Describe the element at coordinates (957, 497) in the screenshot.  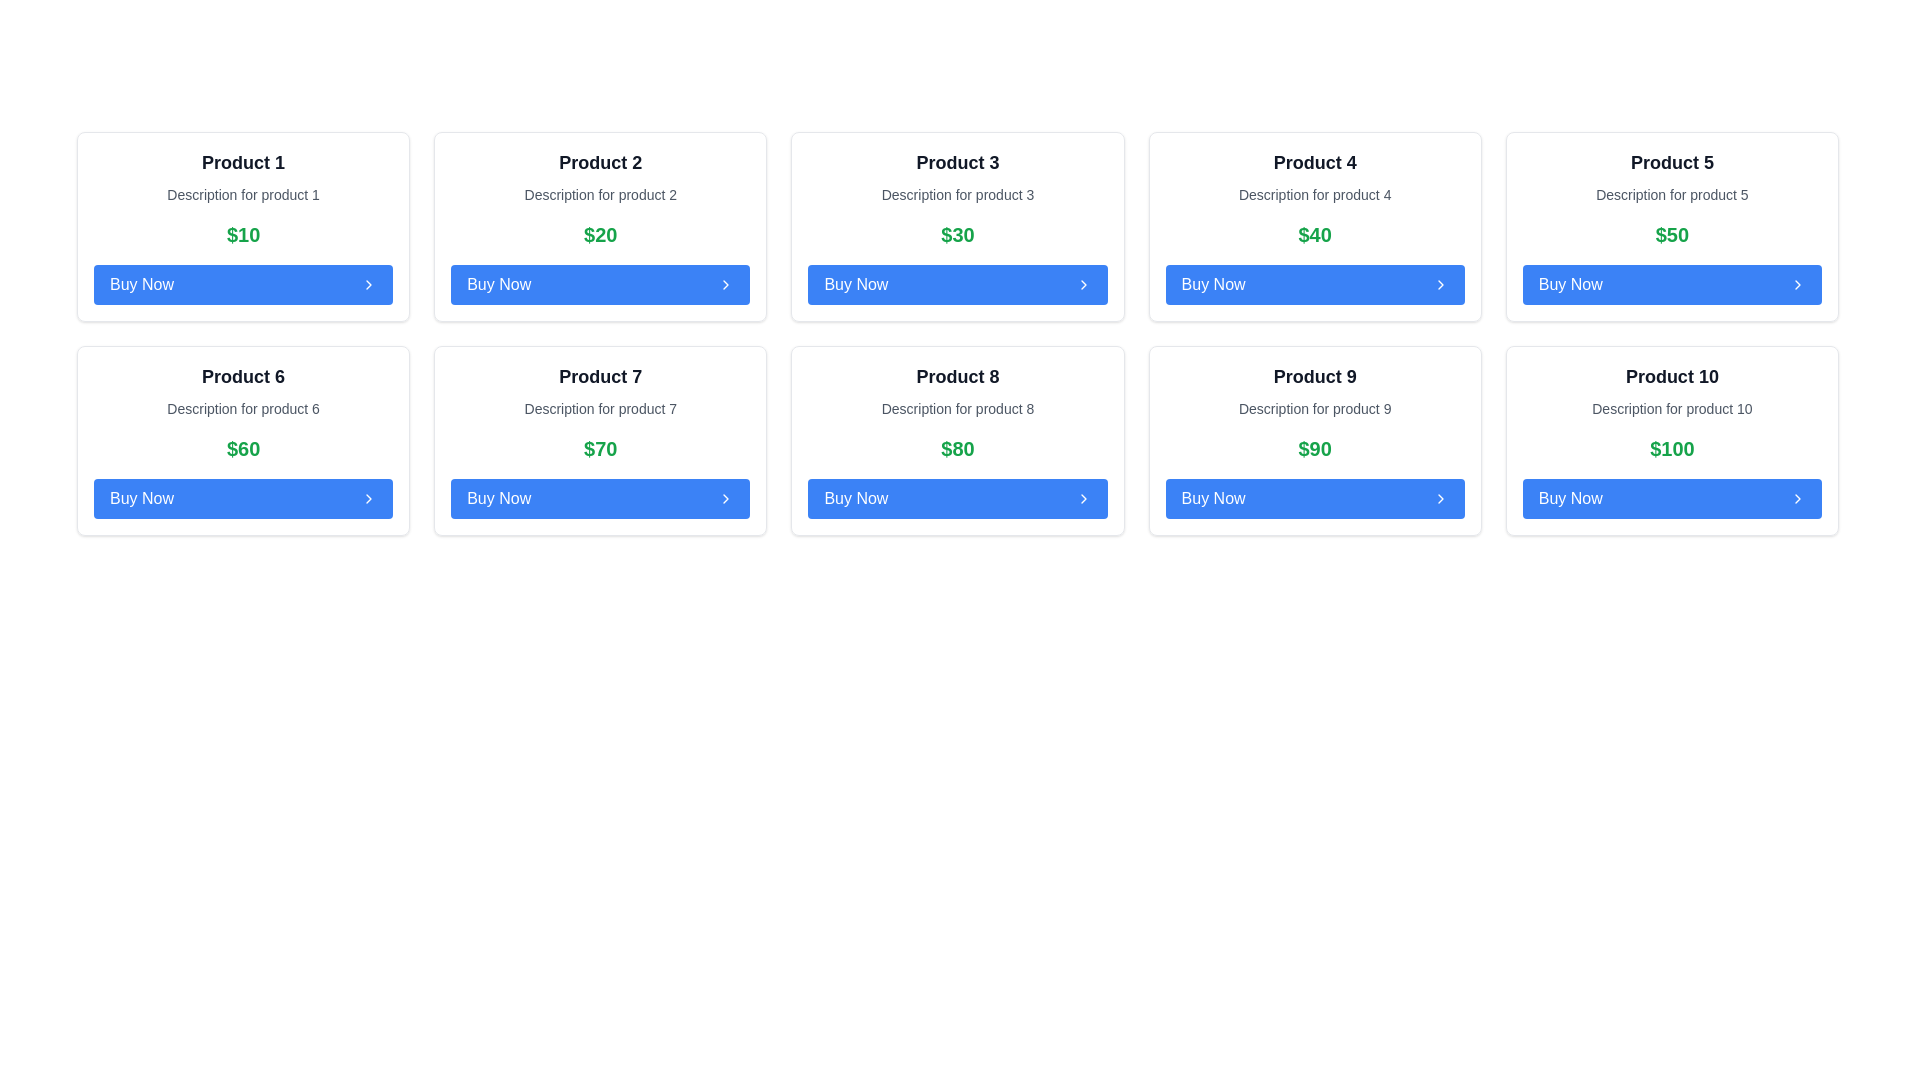
I see `the call-to-action button located at the bottom of the eighth product card, beneath the product price '$80'` at that location.